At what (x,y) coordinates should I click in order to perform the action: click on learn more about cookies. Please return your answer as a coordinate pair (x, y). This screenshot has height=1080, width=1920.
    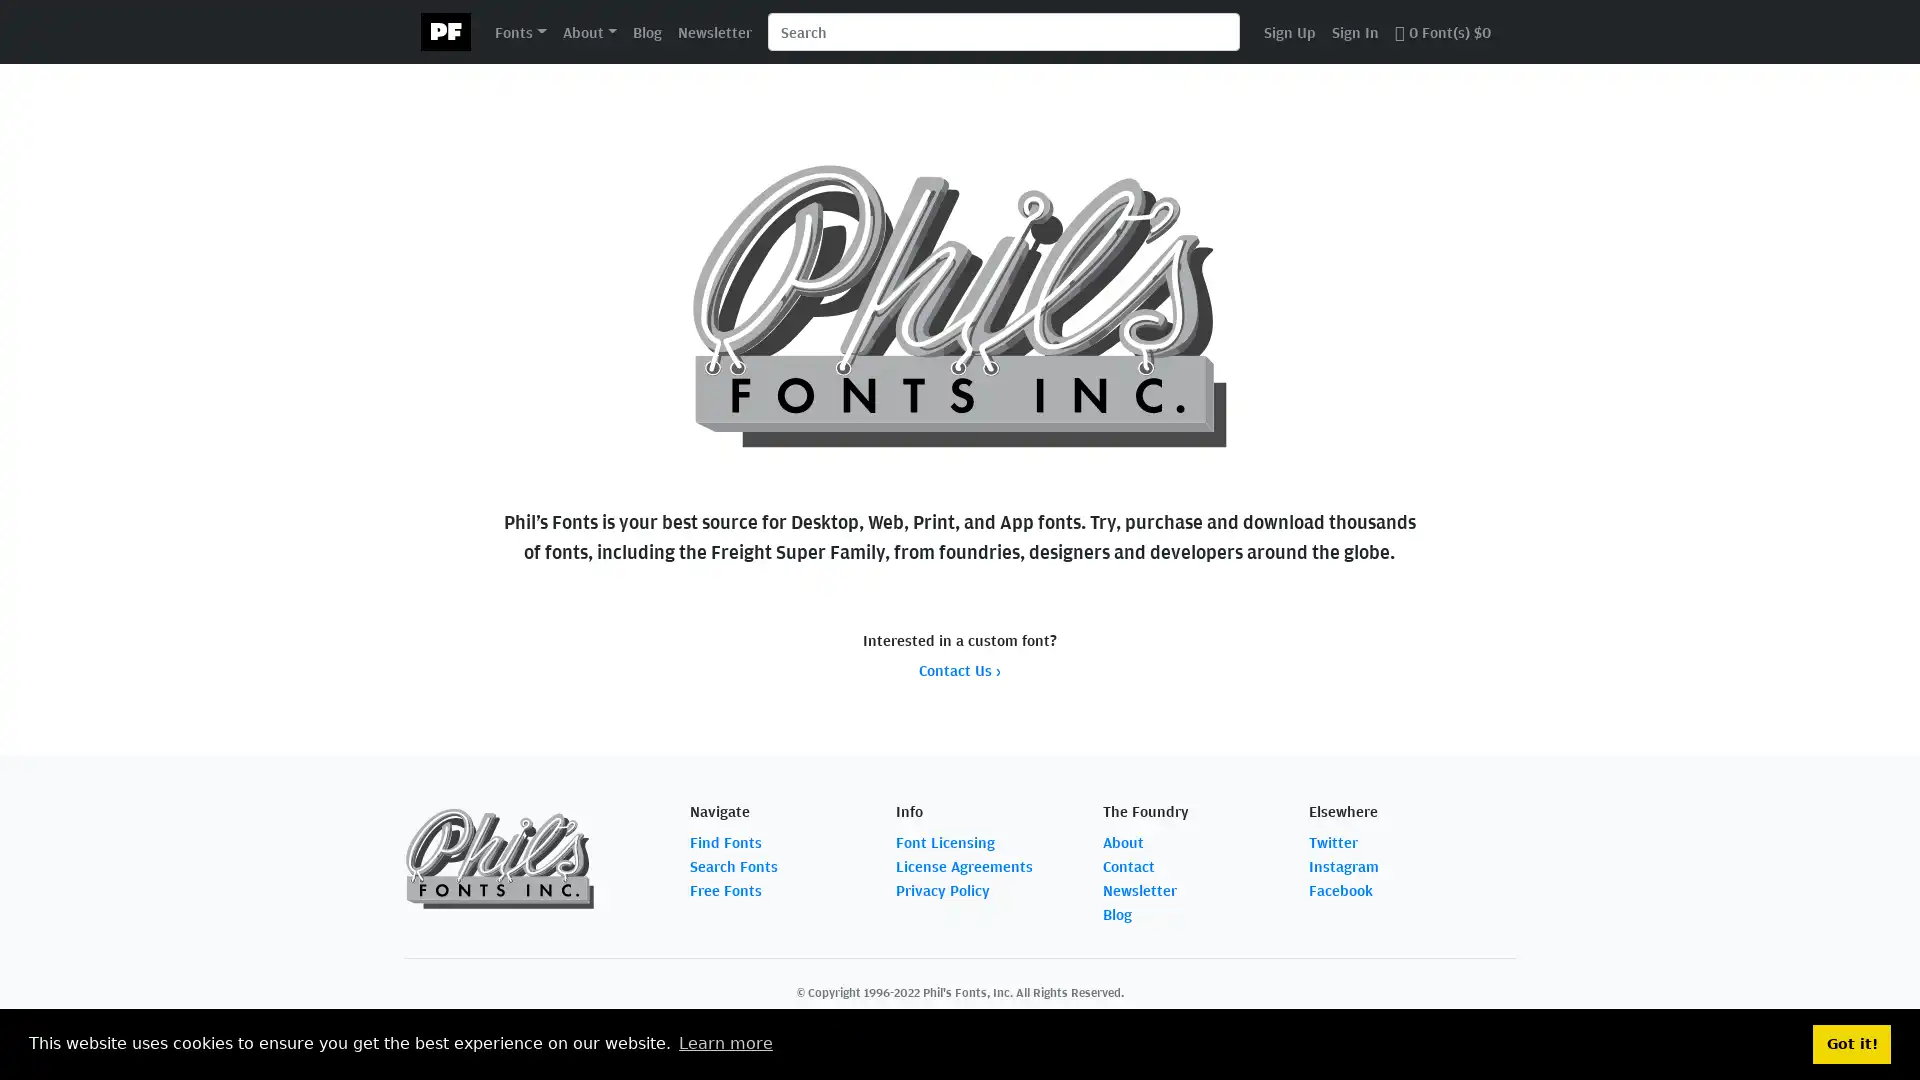
    Looking at the image, I should click on (724, 1043).